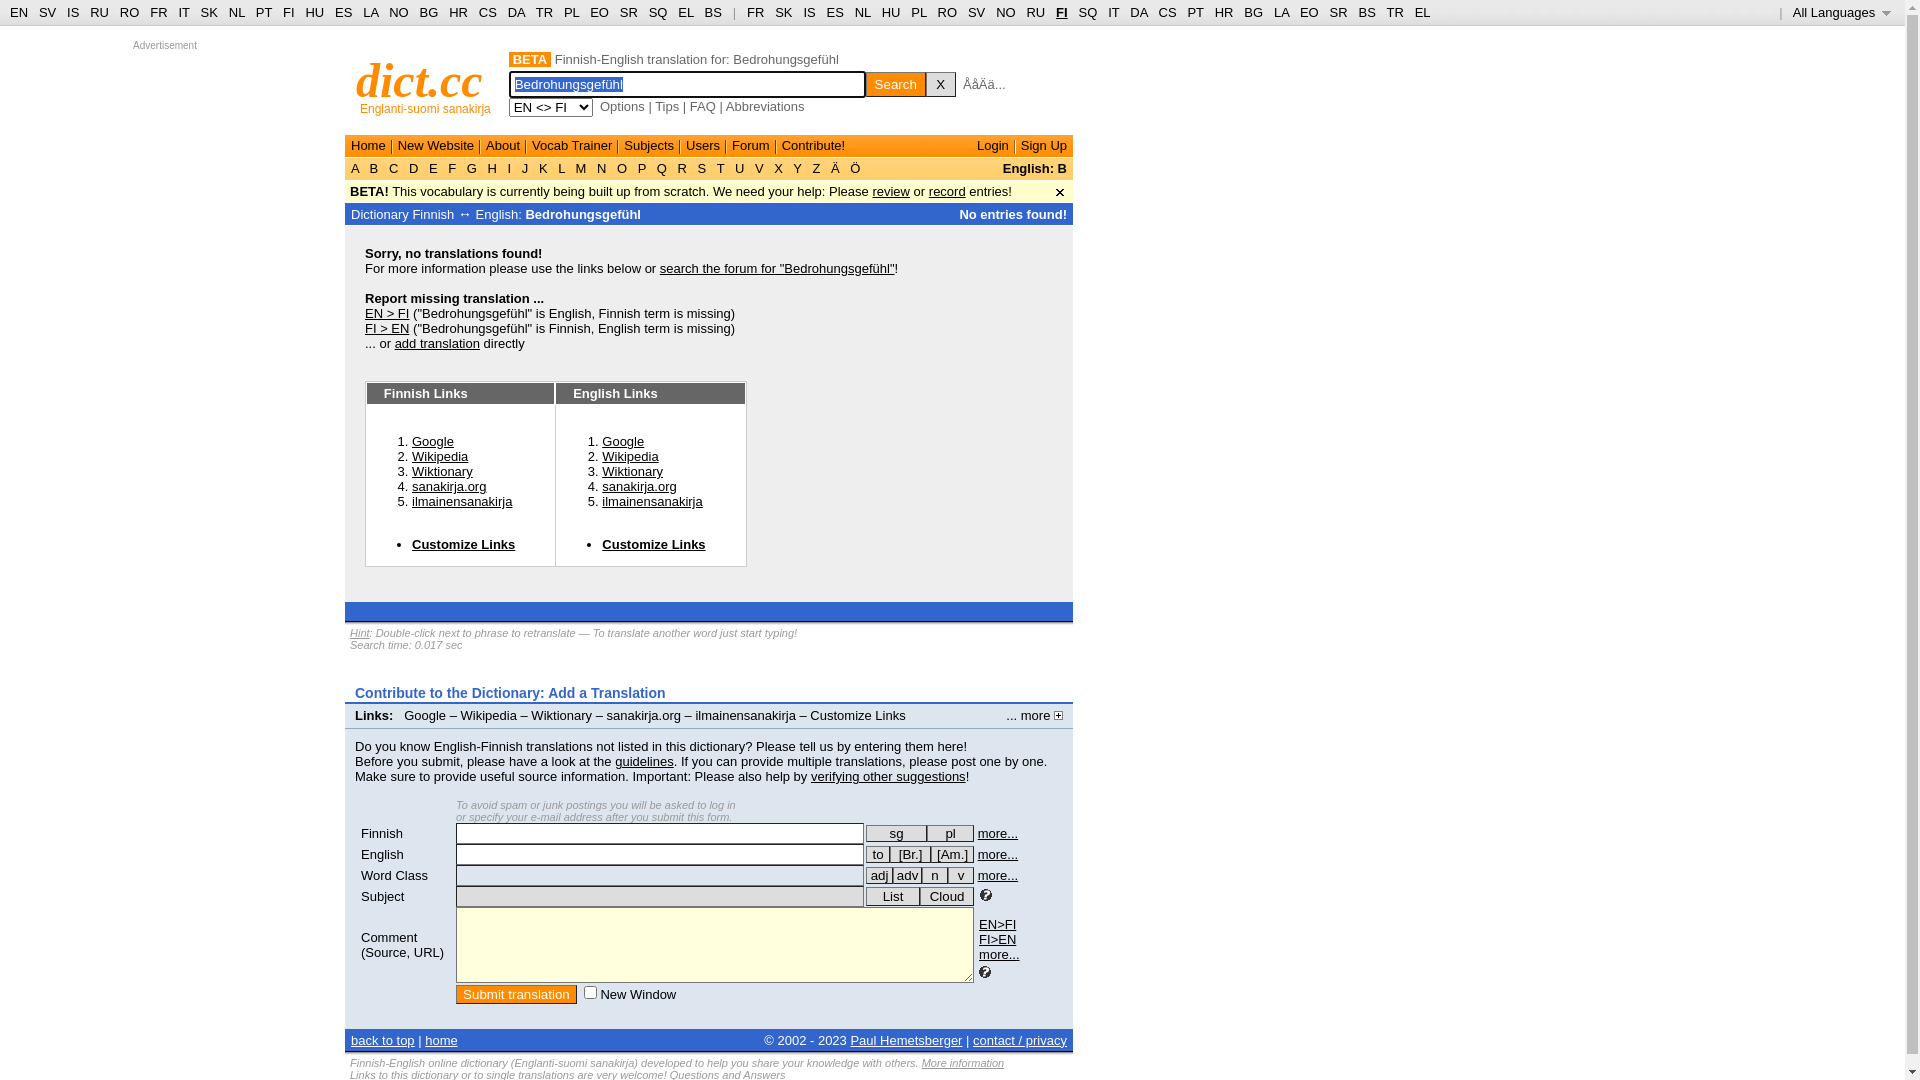 The height and width of the screenshot is (1080, 1920). Describe the element at coordinates (510, 692) in the screenshot. I see `'Contribute to the Dictionary: Add a Translation'` at that location.